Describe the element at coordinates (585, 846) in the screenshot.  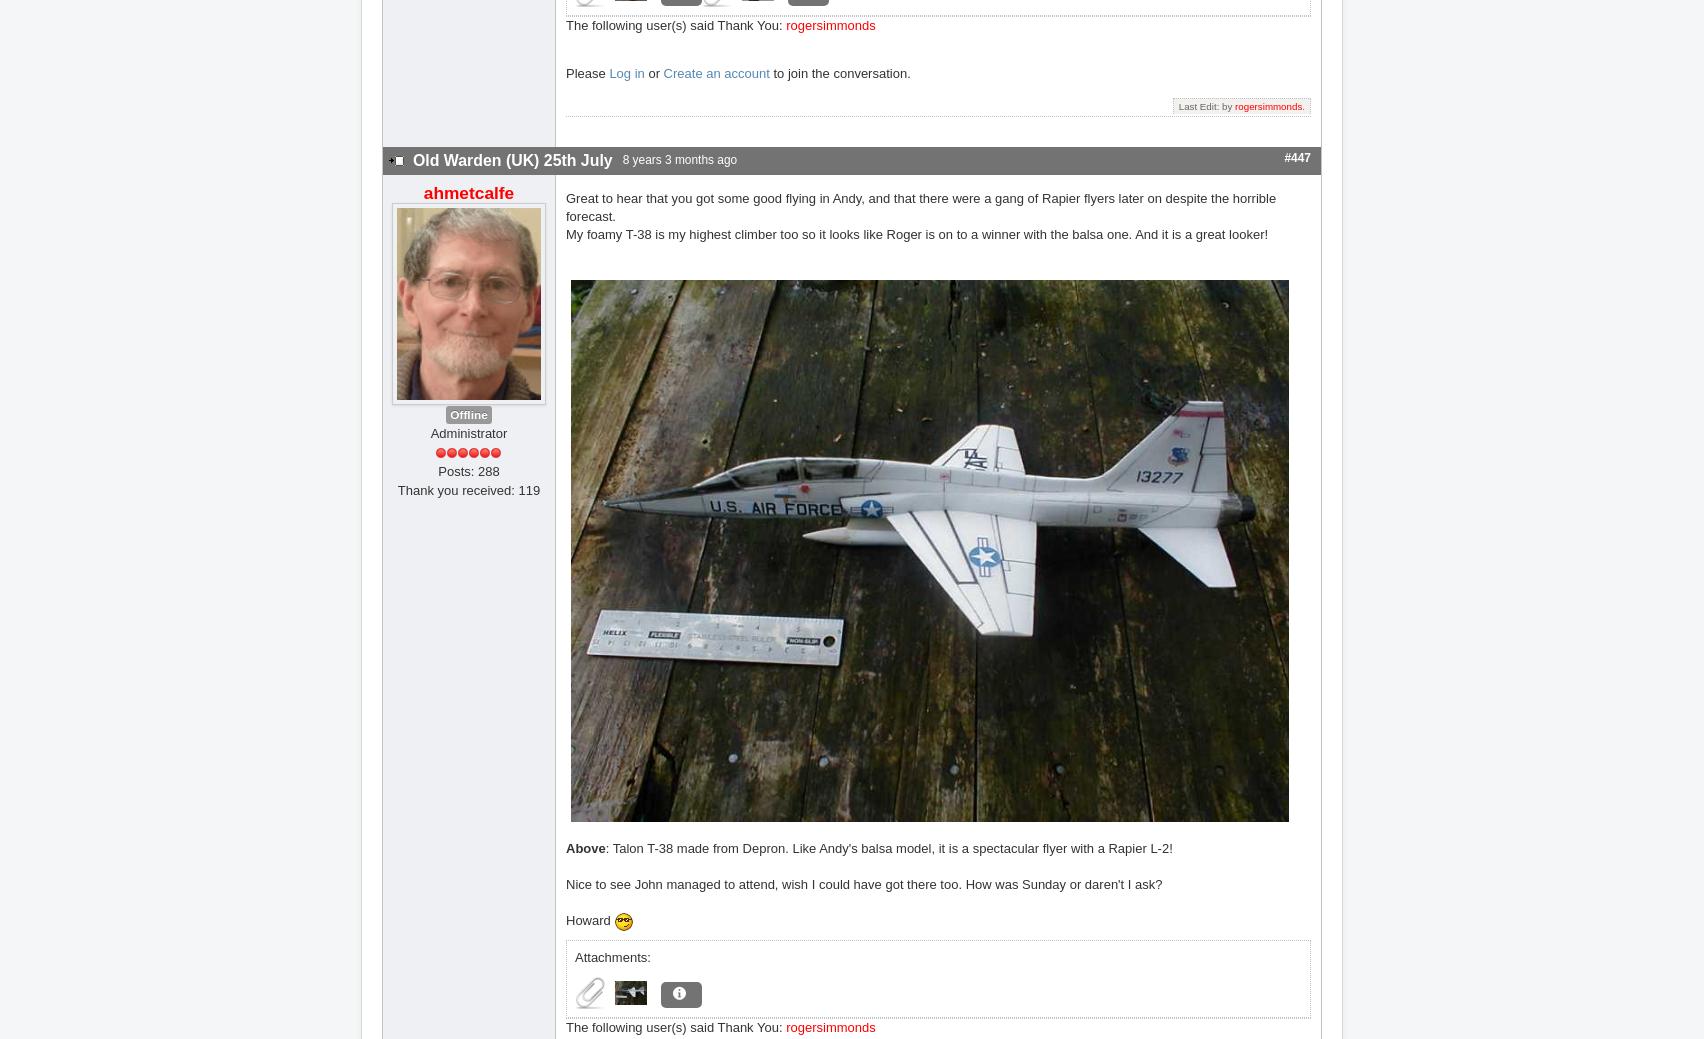
I see `'Above'` at that location.